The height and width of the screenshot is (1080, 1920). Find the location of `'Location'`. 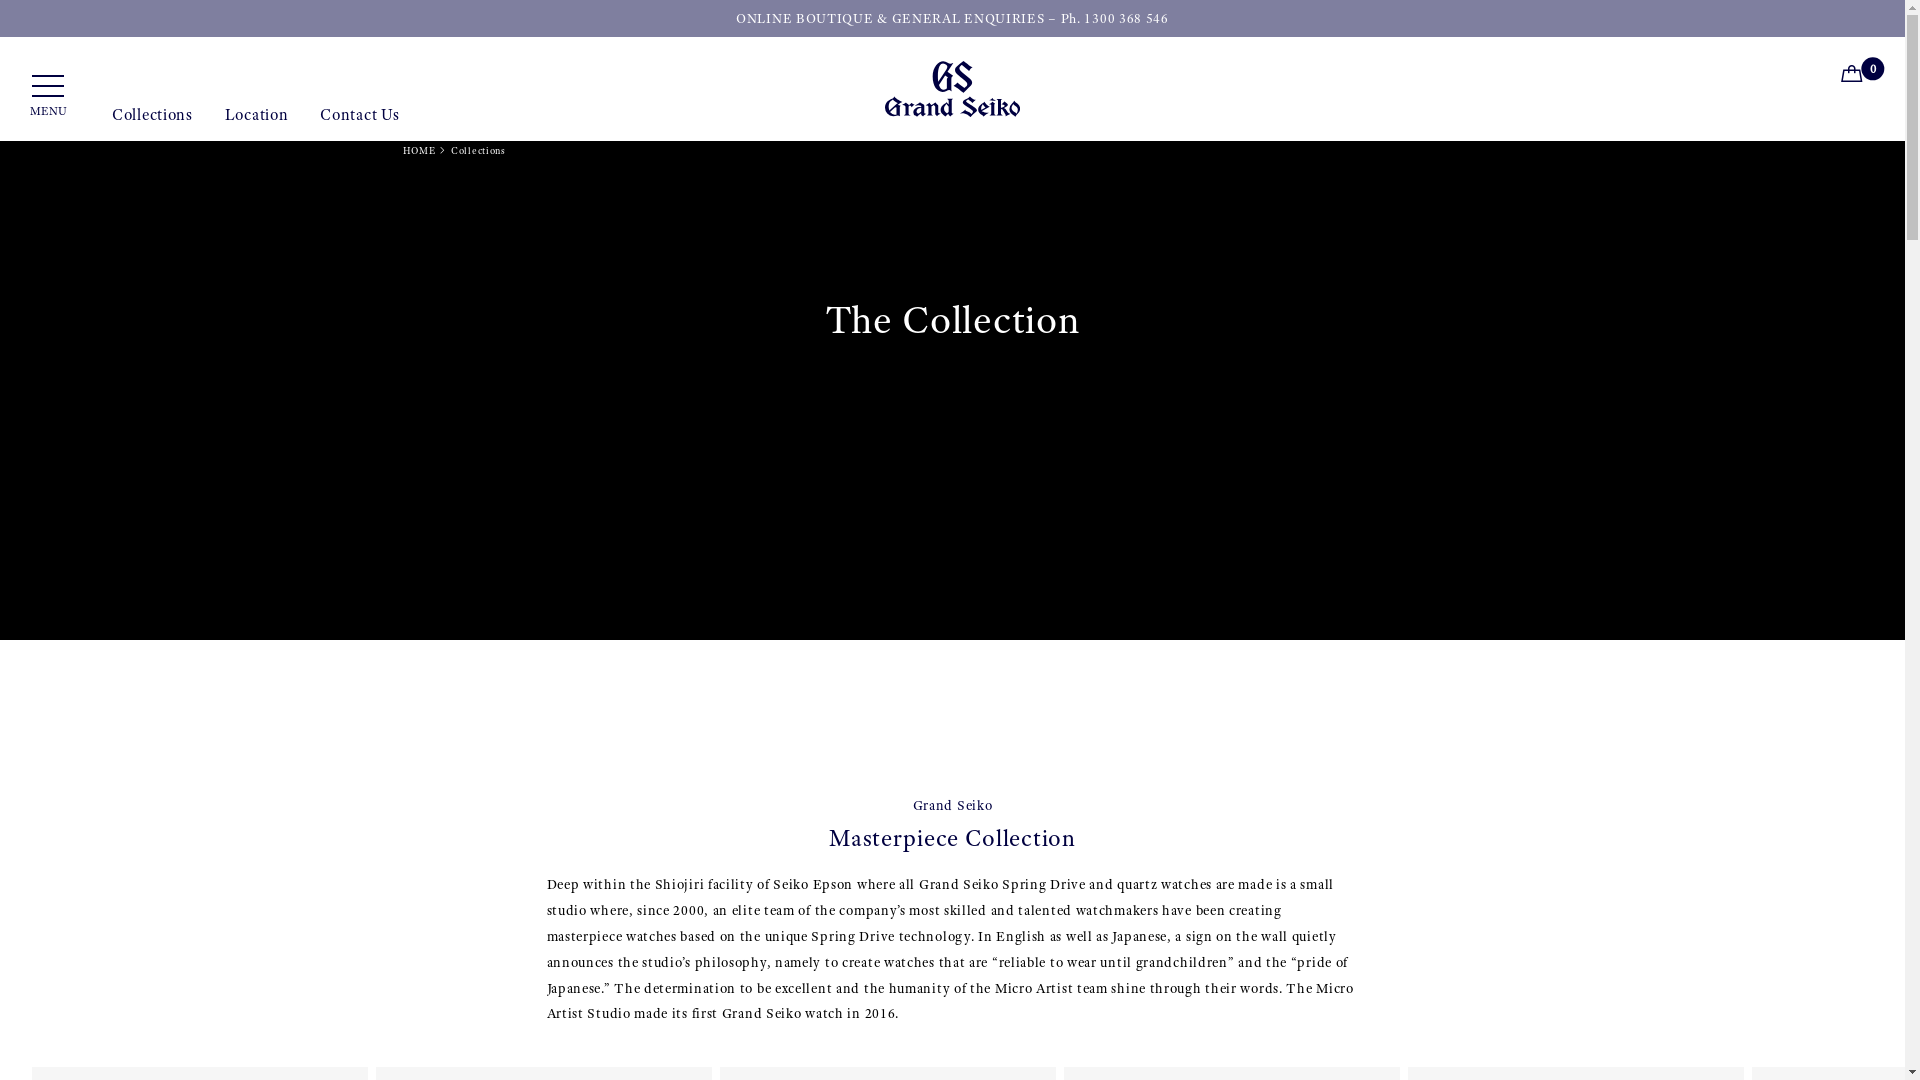

'Location' is located at coordinates (256, 123).